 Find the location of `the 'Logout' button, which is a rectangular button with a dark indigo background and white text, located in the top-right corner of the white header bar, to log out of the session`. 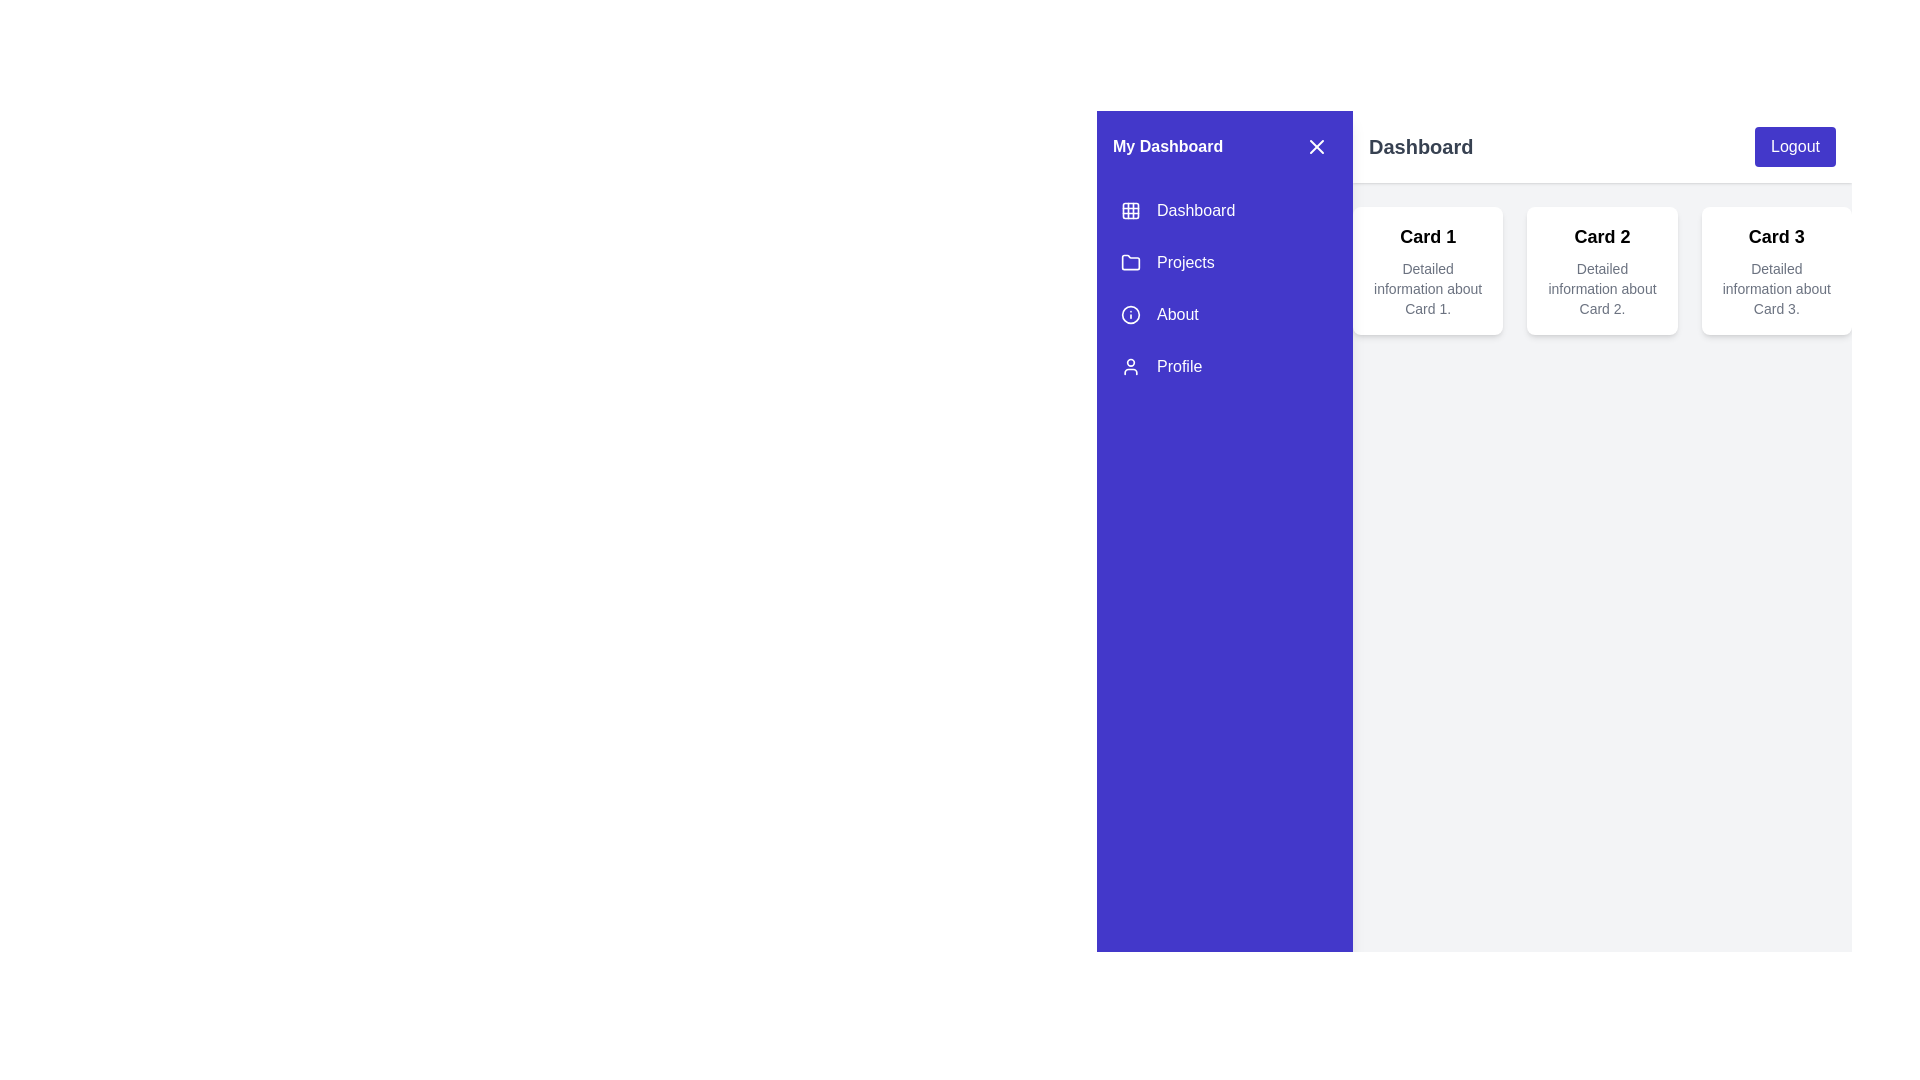

the 'Logout' button, which is a rectangular button with a dark indigo background and white text, located in the top-right corner of the white header bar, to log out of the session is located at coordinates (1795, 145).